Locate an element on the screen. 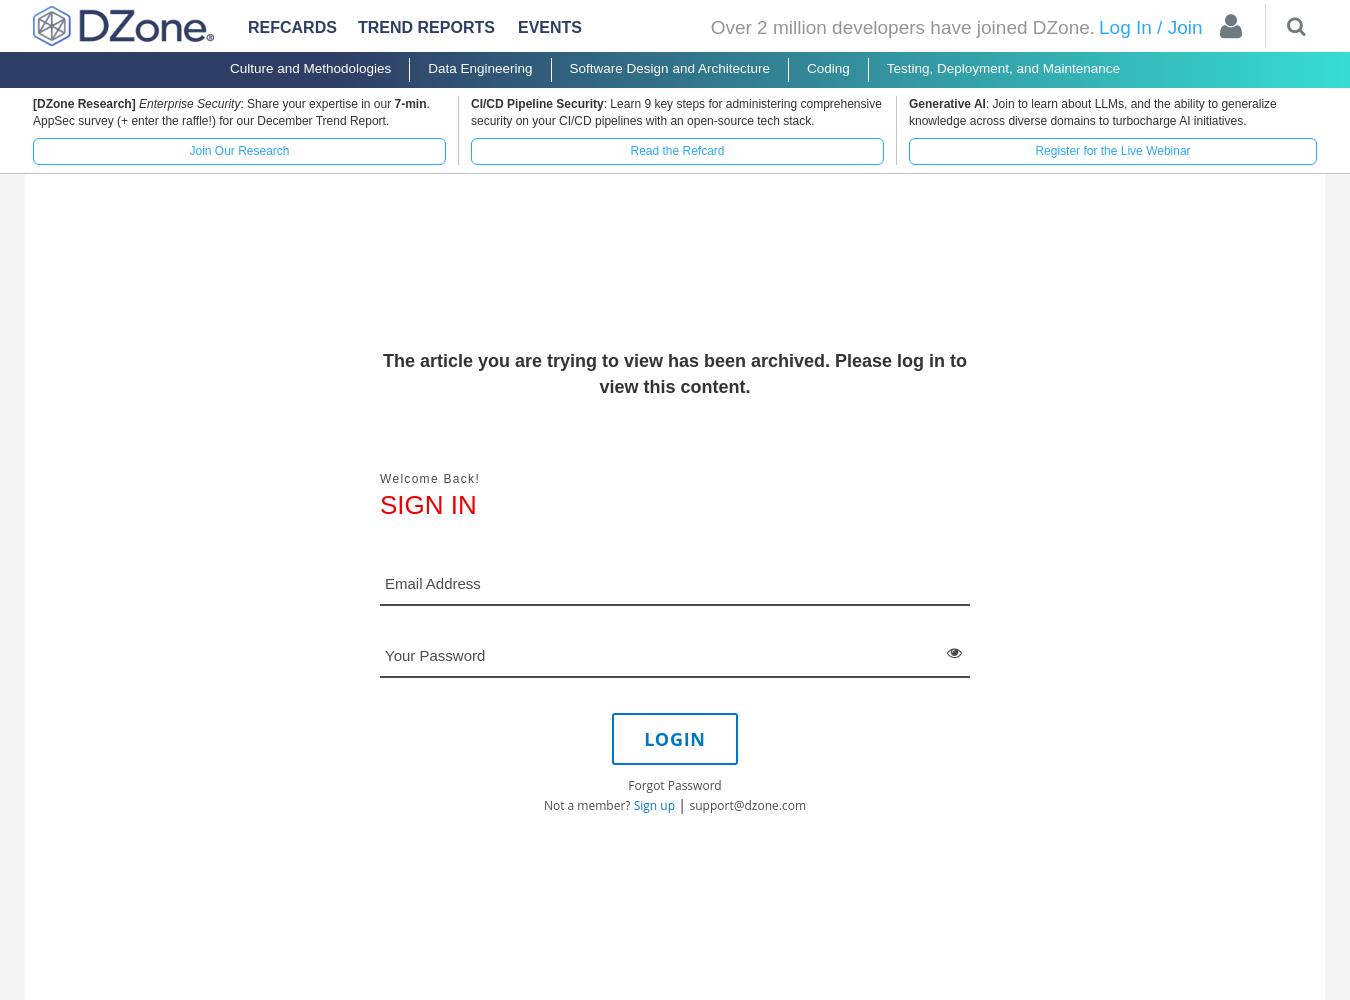 The height and width of the screenshot is (1000, 1350). 'LOGIN' is located at coordinates (674, 737).